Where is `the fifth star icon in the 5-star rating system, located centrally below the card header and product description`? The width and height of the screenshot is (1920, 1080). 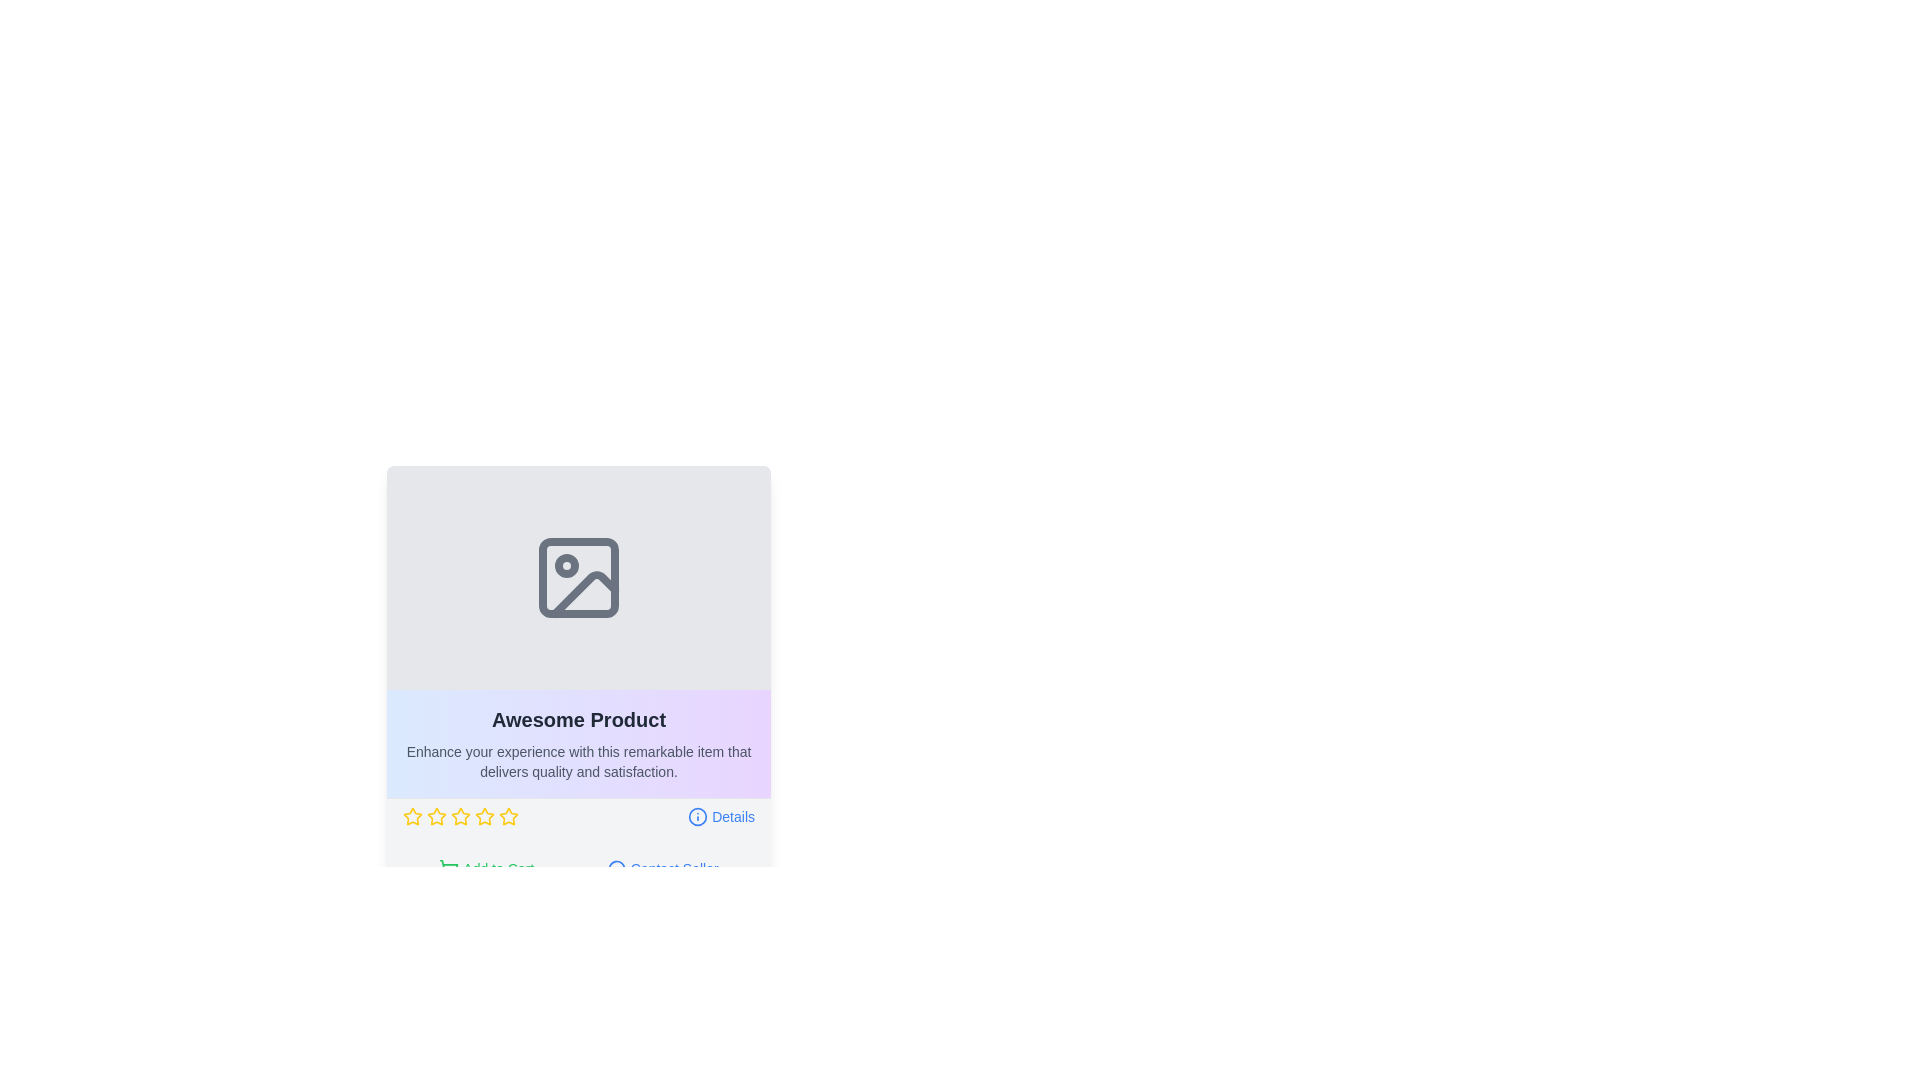 the fifth star icon in the 5-star rating system, located centrally below the card header and product description is located at coordinates (459, 817).